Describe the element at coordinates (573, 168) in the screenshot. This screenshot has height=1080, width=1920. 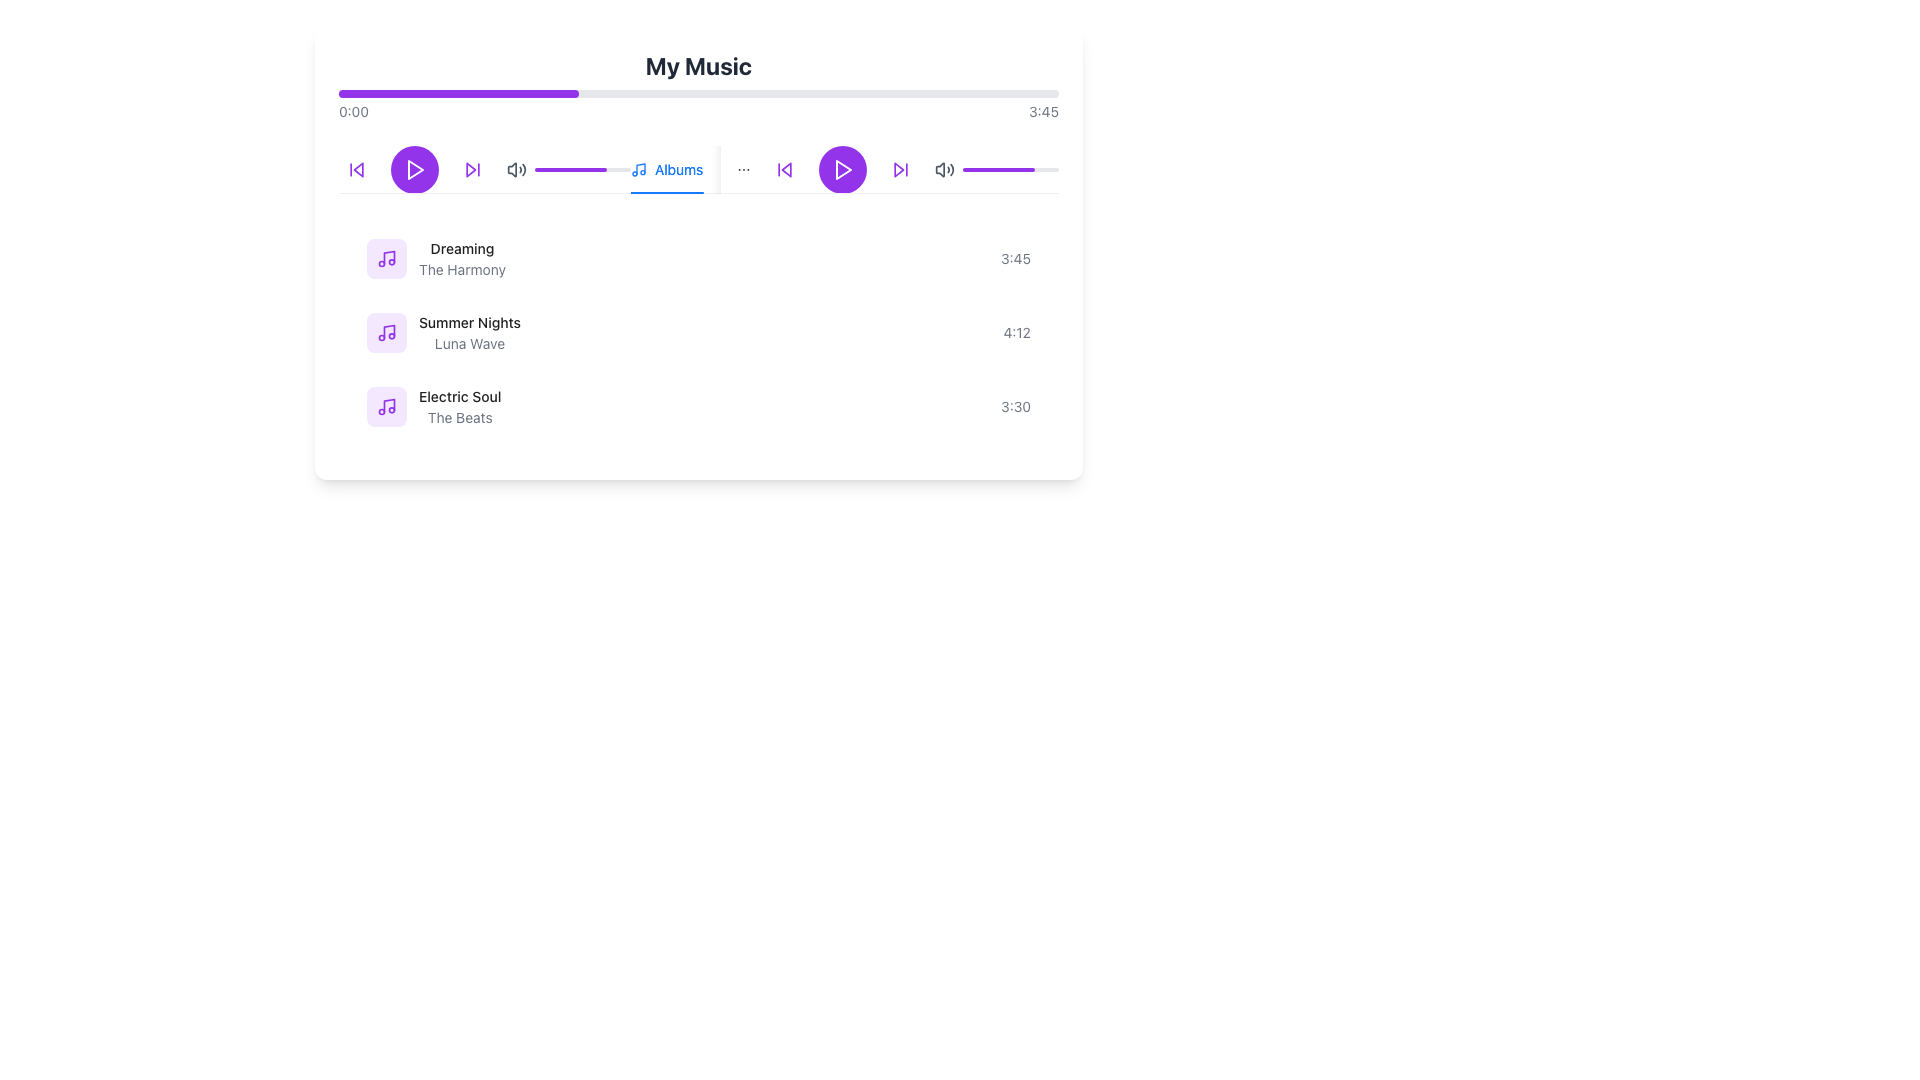
I see `the progress value` at that location.